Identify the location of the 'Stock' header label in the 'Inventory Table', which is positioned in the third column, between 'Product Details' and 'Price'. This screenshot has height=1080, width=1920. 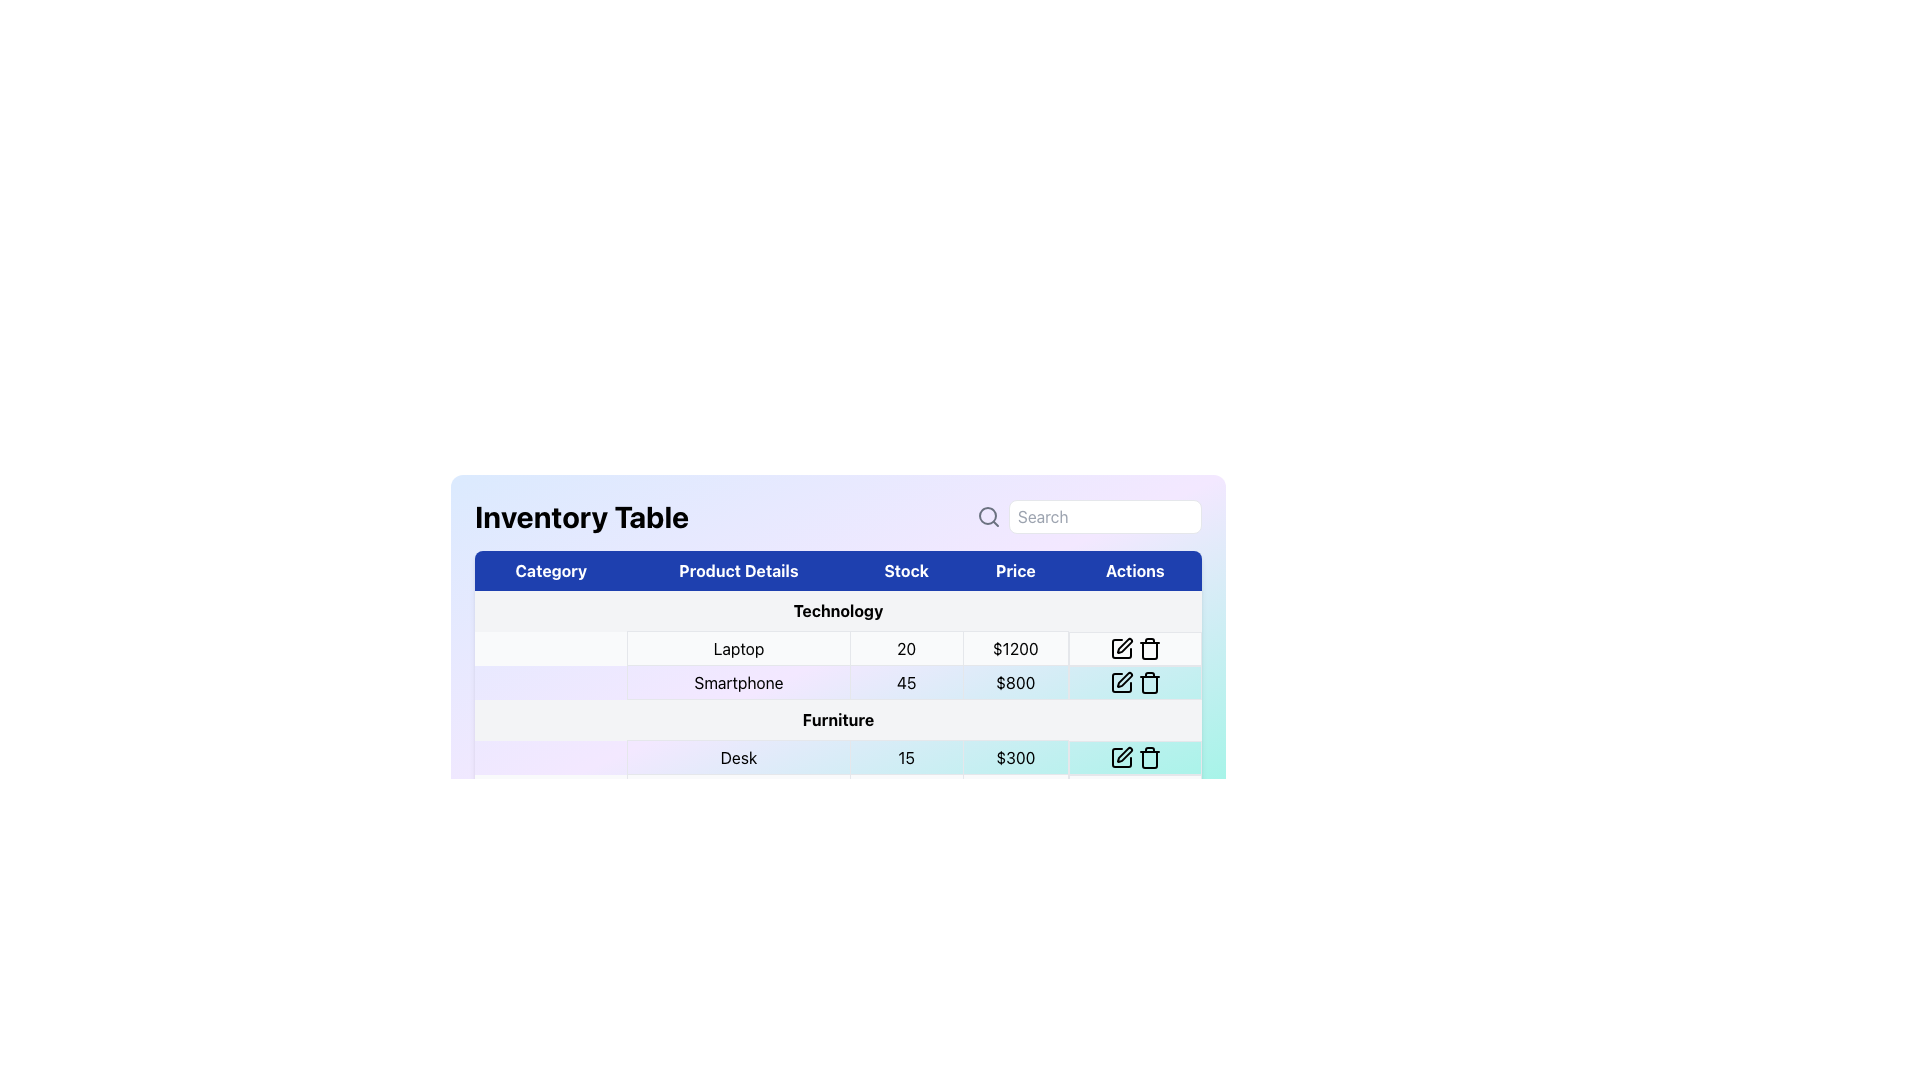
(905, 570).